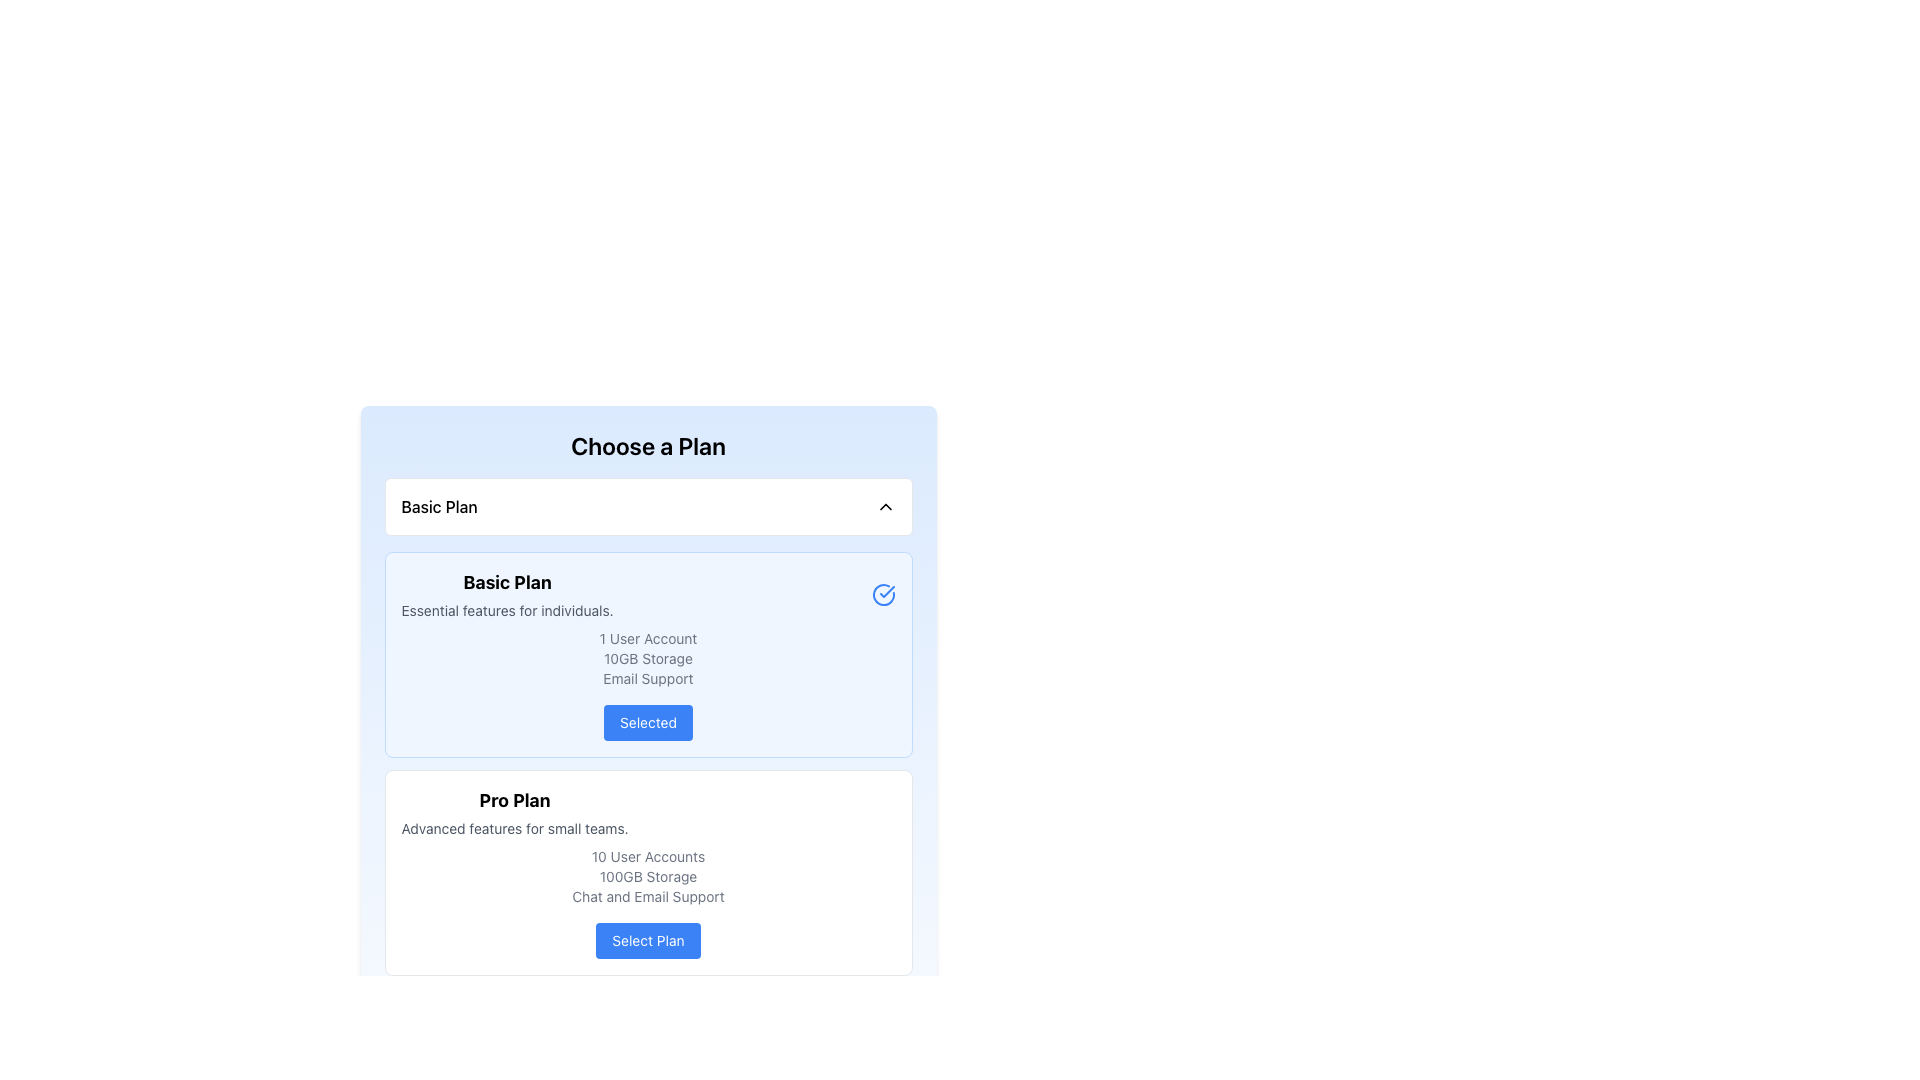 This screenshot has height=1080, width=1920. Describe the element at coordinates (648, 875) in the screenshot. I see `the text label displaying '100GB Storage', which is part of the subscription plan features list under the 'Pro Plan' section` at that location.